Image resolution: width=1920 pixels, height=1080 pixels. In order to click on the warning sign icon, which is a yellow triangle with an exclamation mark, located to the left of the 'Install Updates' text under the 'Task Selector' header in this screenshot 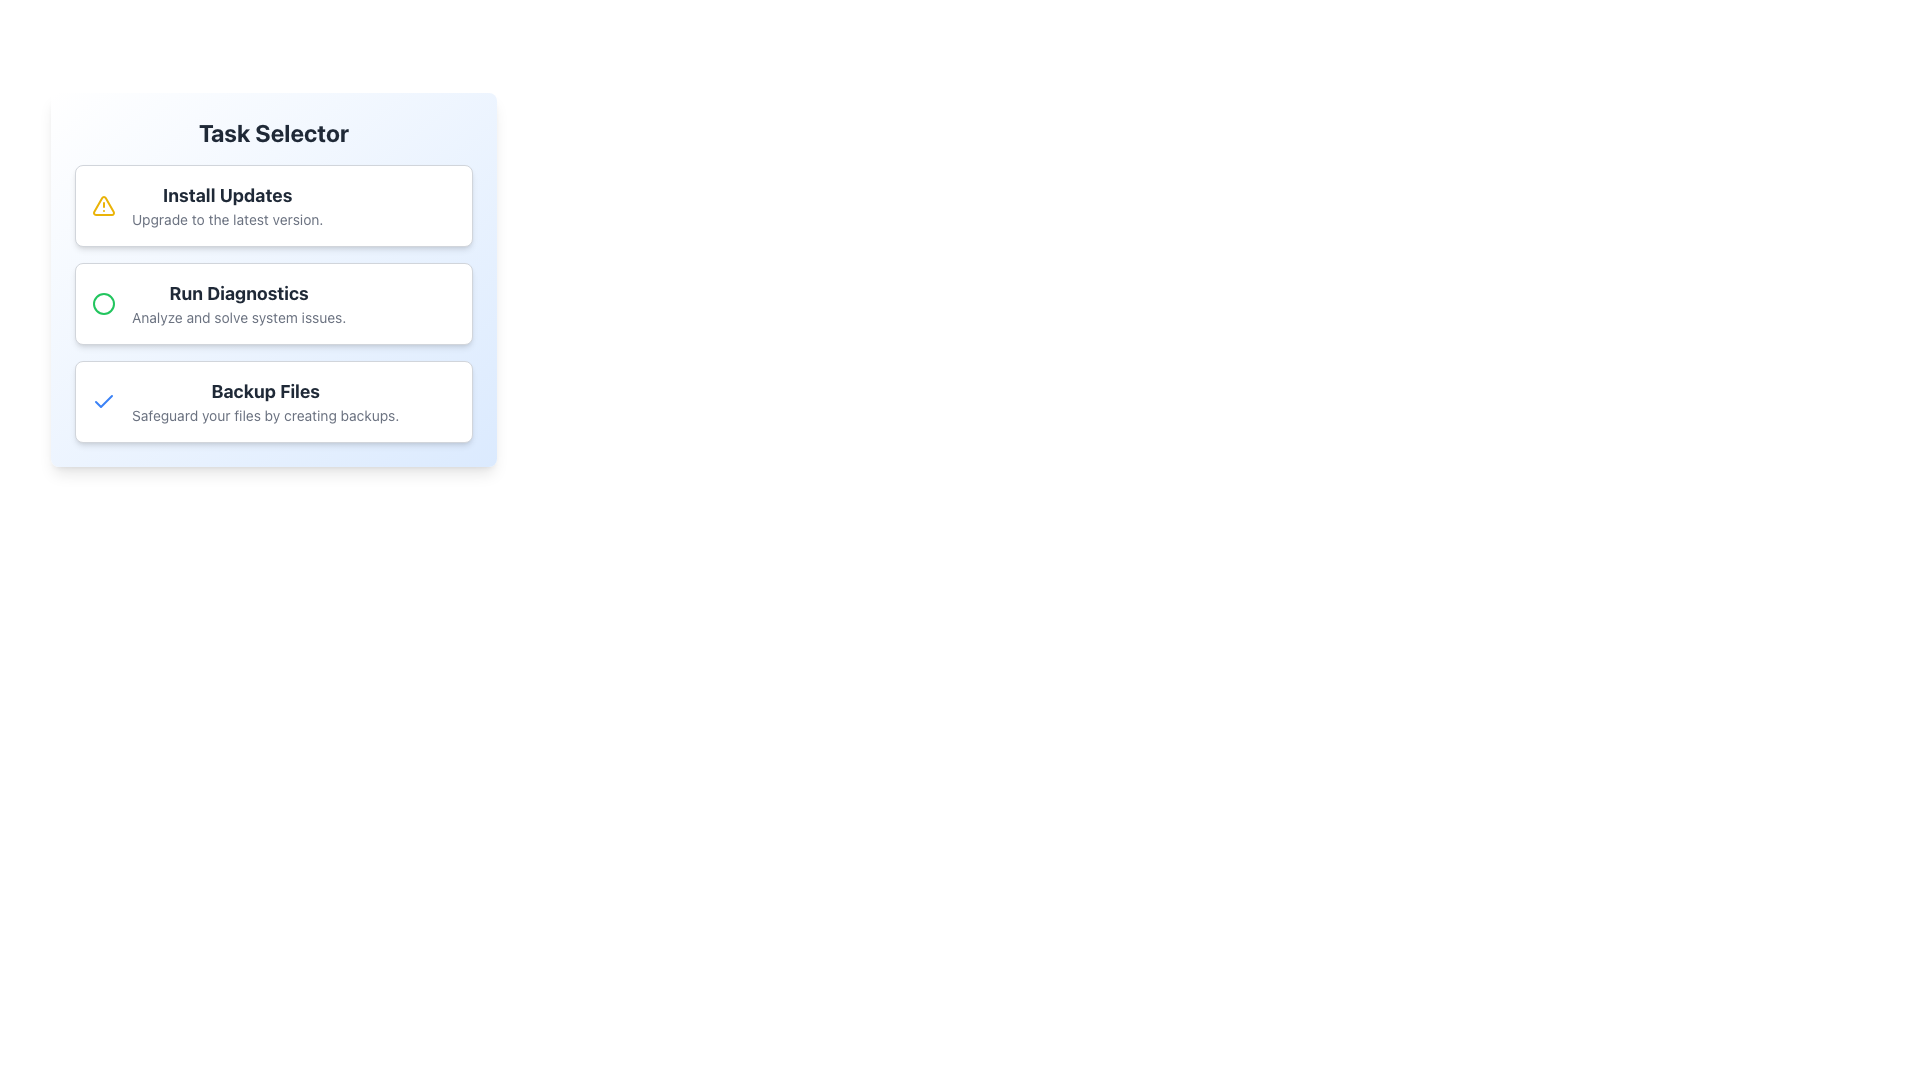, I will do `click(103, 205)`.